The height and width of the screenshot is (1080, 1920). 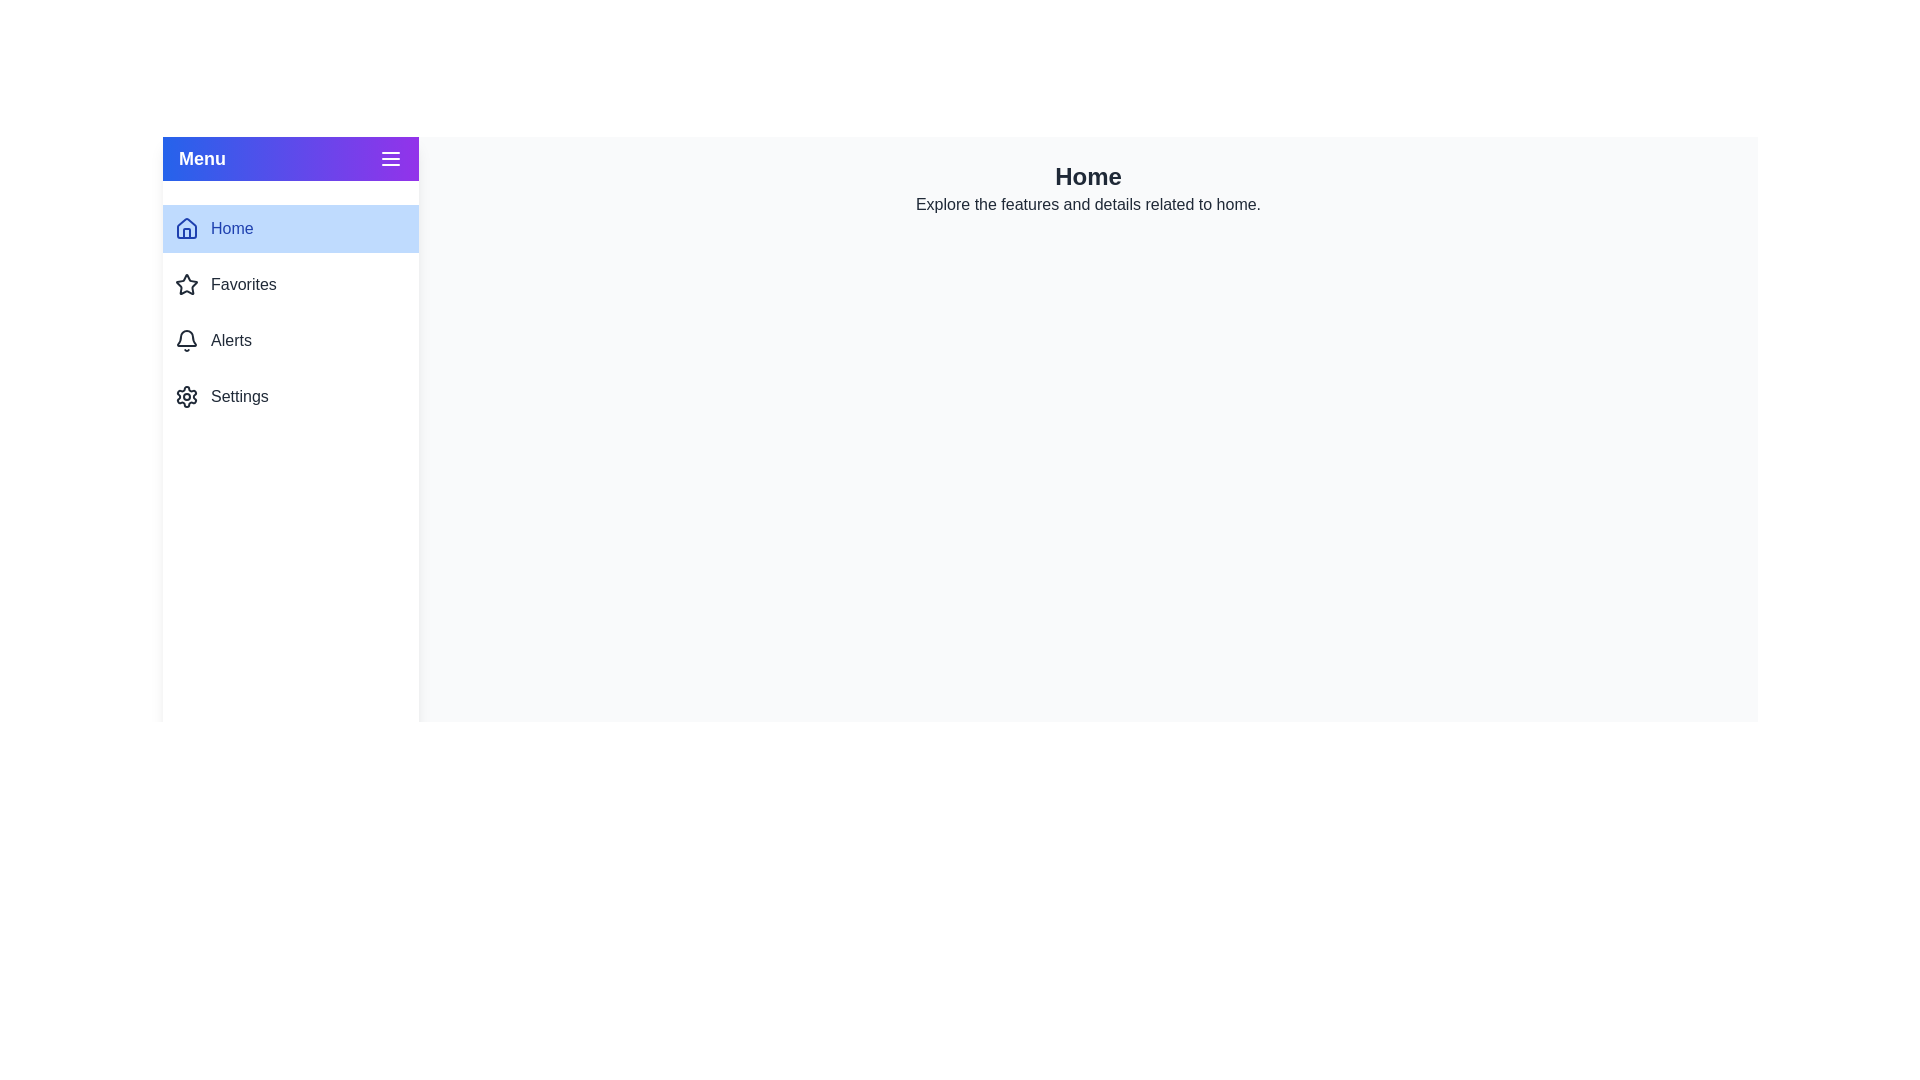 What do you see at coordinates (187, 397) in the screenshot?
I see `the outer gear component of the 'Settings' icon in the left-hand navigation menu, which is the fourth item in the menu and visually distinct with red color and black outlines` at bounding box center [187, 397].